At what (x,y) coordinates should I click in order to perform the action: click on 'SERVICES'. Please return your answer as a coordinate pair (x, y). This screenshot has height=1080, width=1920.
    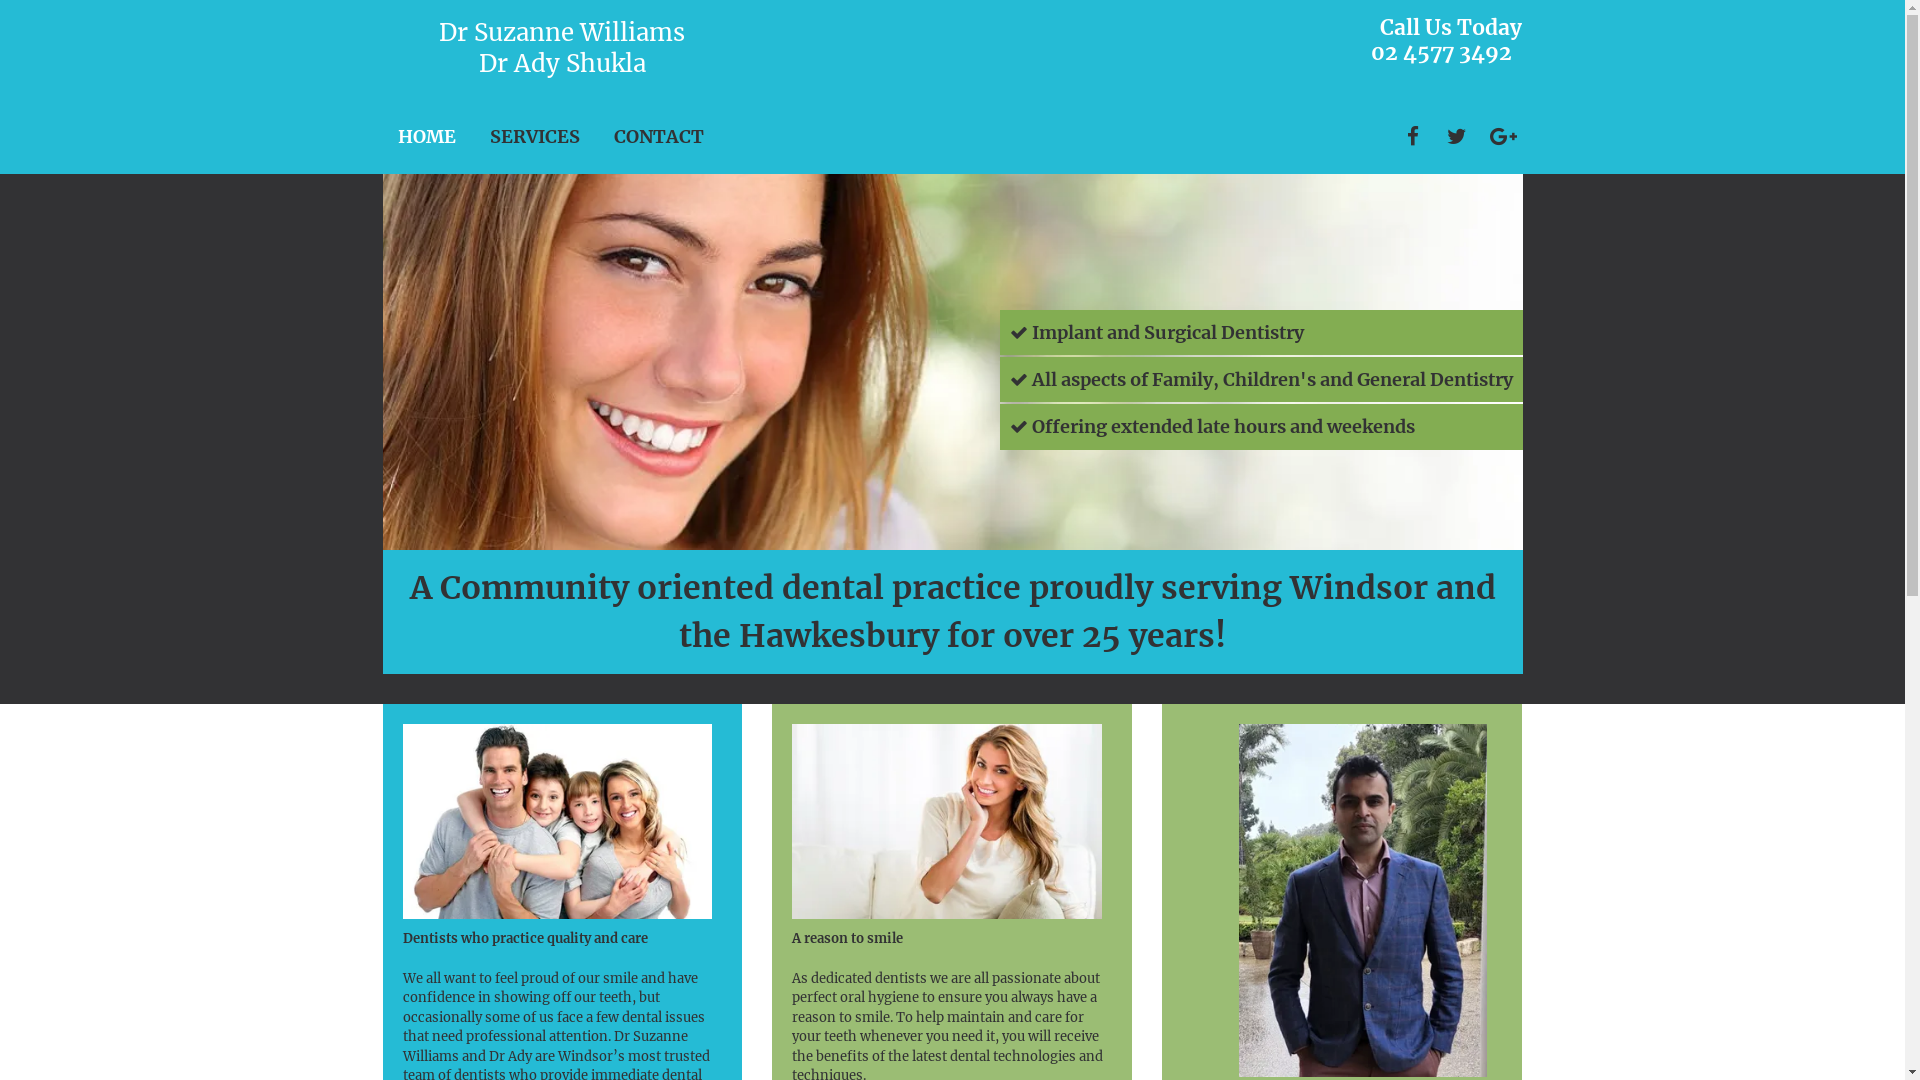
    Looking at the image, I should click on (534, 136).